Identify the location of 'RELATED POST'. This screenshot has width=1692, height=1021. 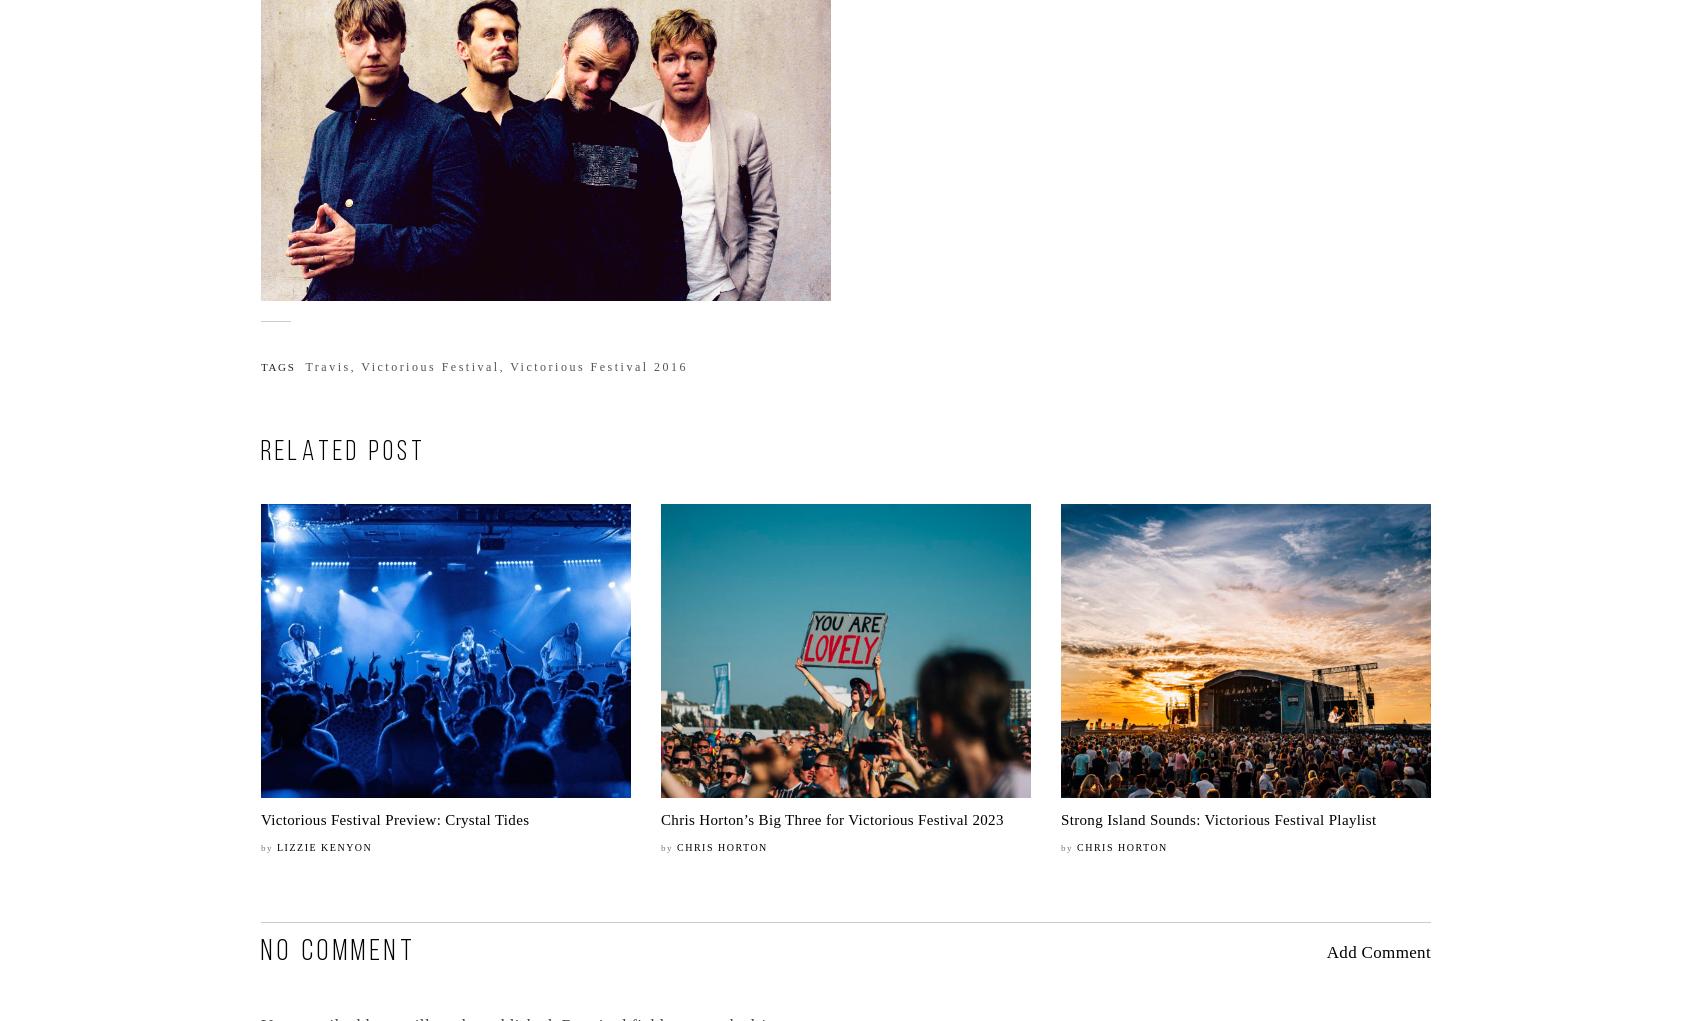
(342, 453).